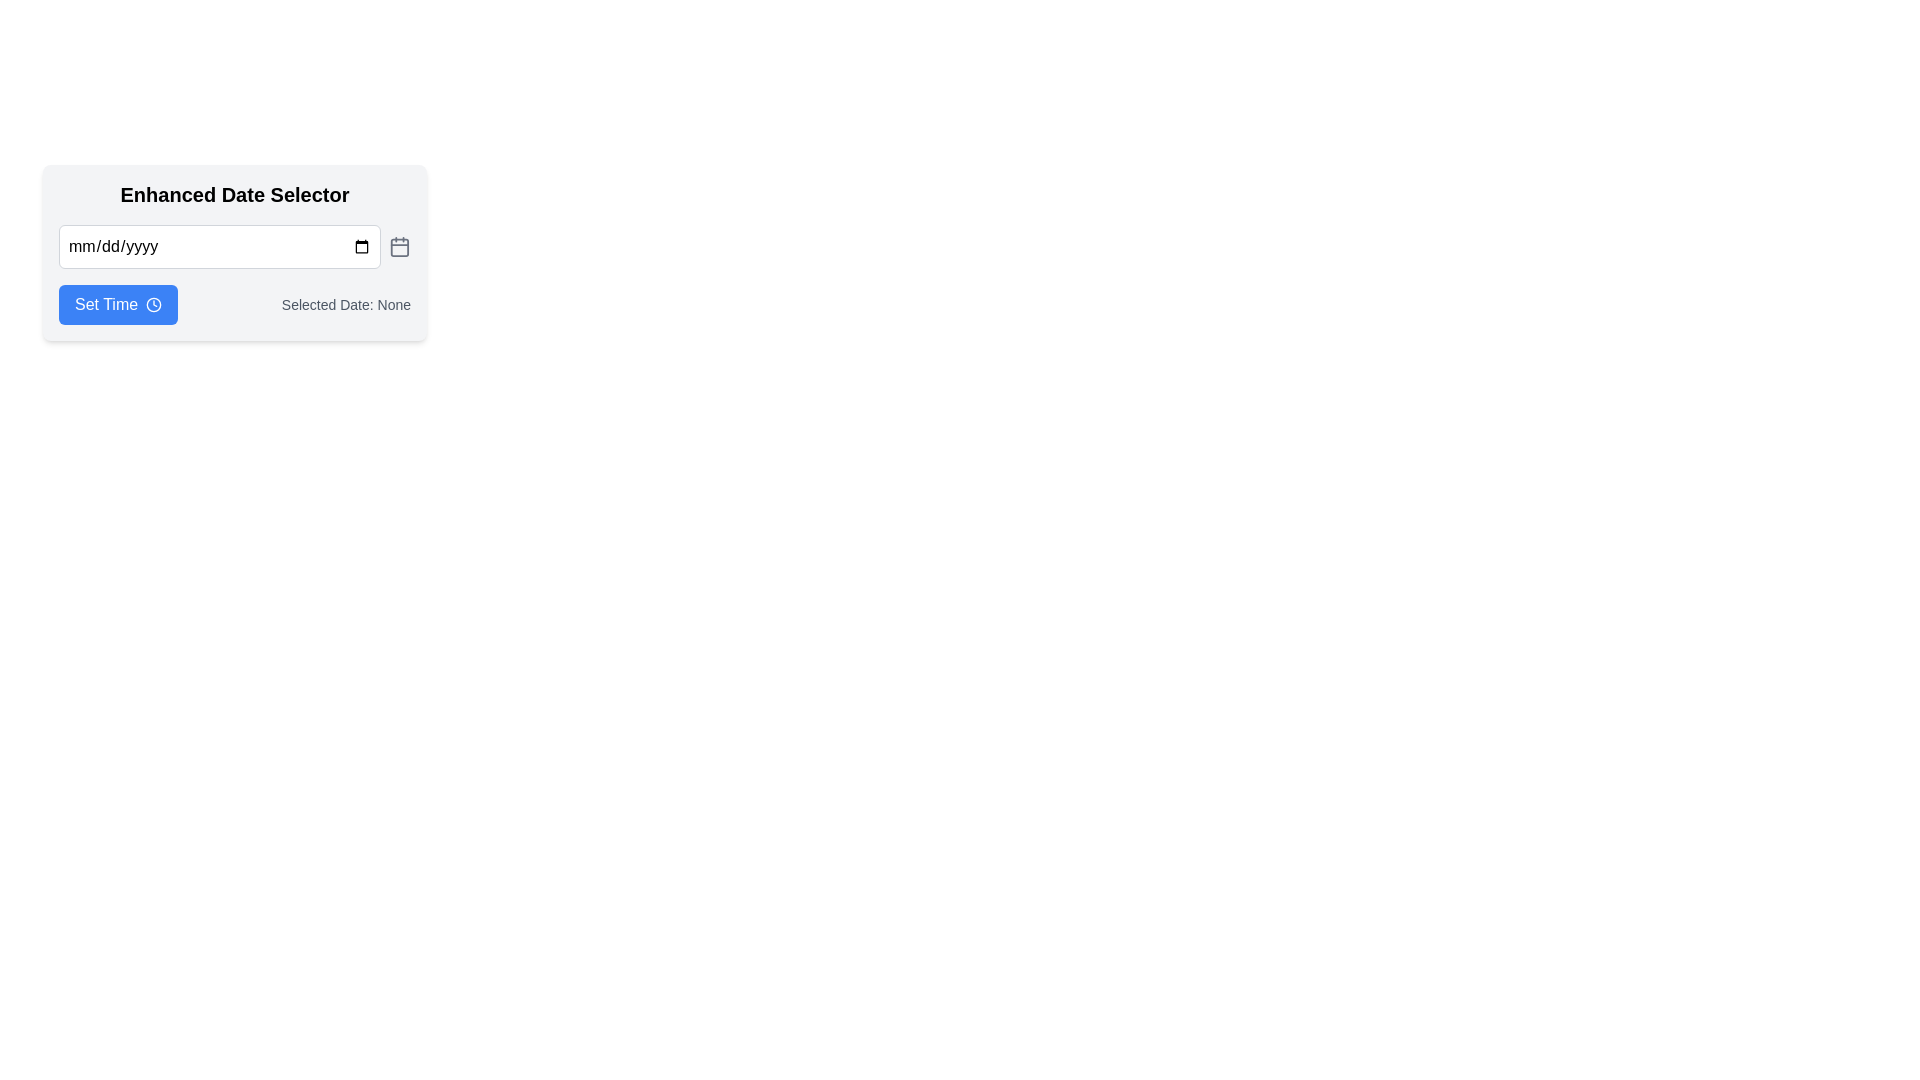 This screenshot has width=1920, height=1080. What do you see at coordinates (153, 304) in the screenshot?
I see `the SVG circle shape that forms part of the 'Set Time' button, which is located below the date input field and to the far left in the date selector form` at bounding box center [153, 304].